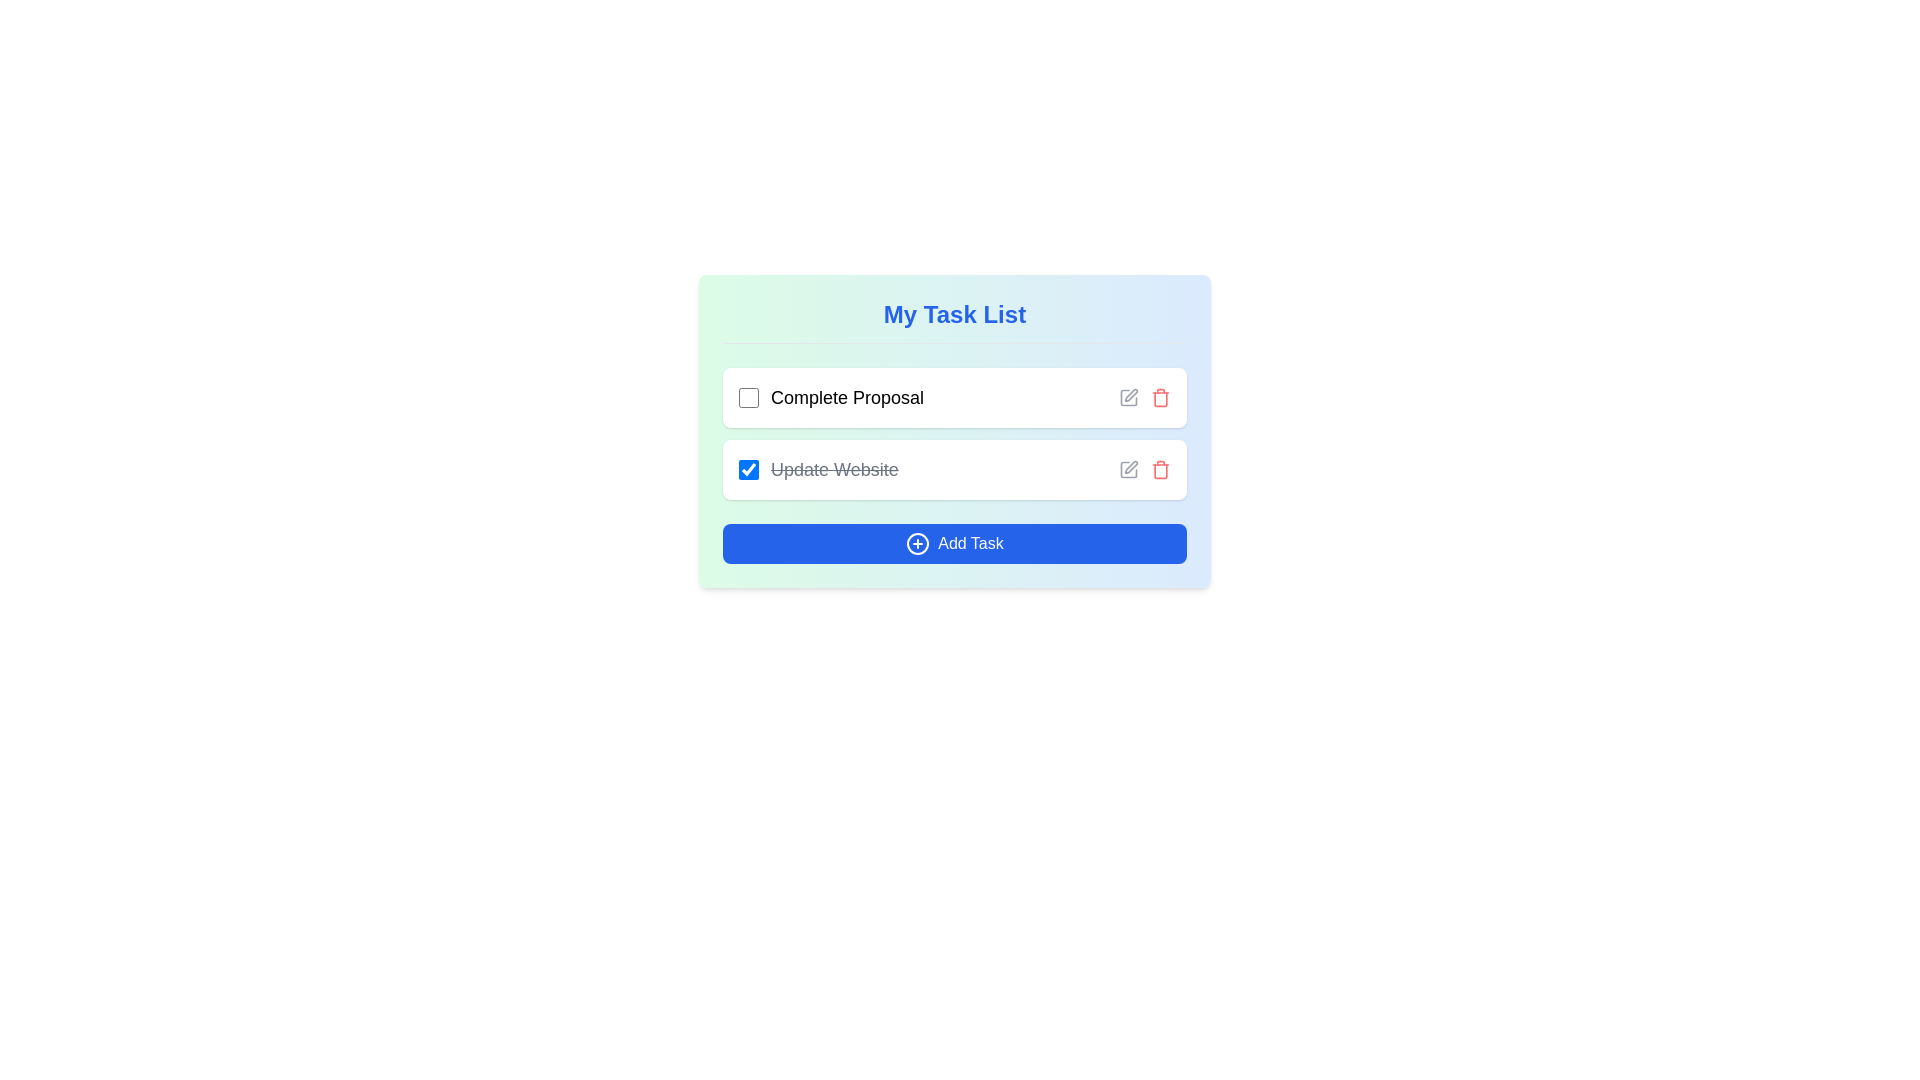 Image resolution: width=1920 pixels, height=1080 pixels. Describe the element at coordinates (917, 543) in the screenshot. I see `the circular '+' icon located within the 'Add Task' button at the bottom of the task list interface` at that location.